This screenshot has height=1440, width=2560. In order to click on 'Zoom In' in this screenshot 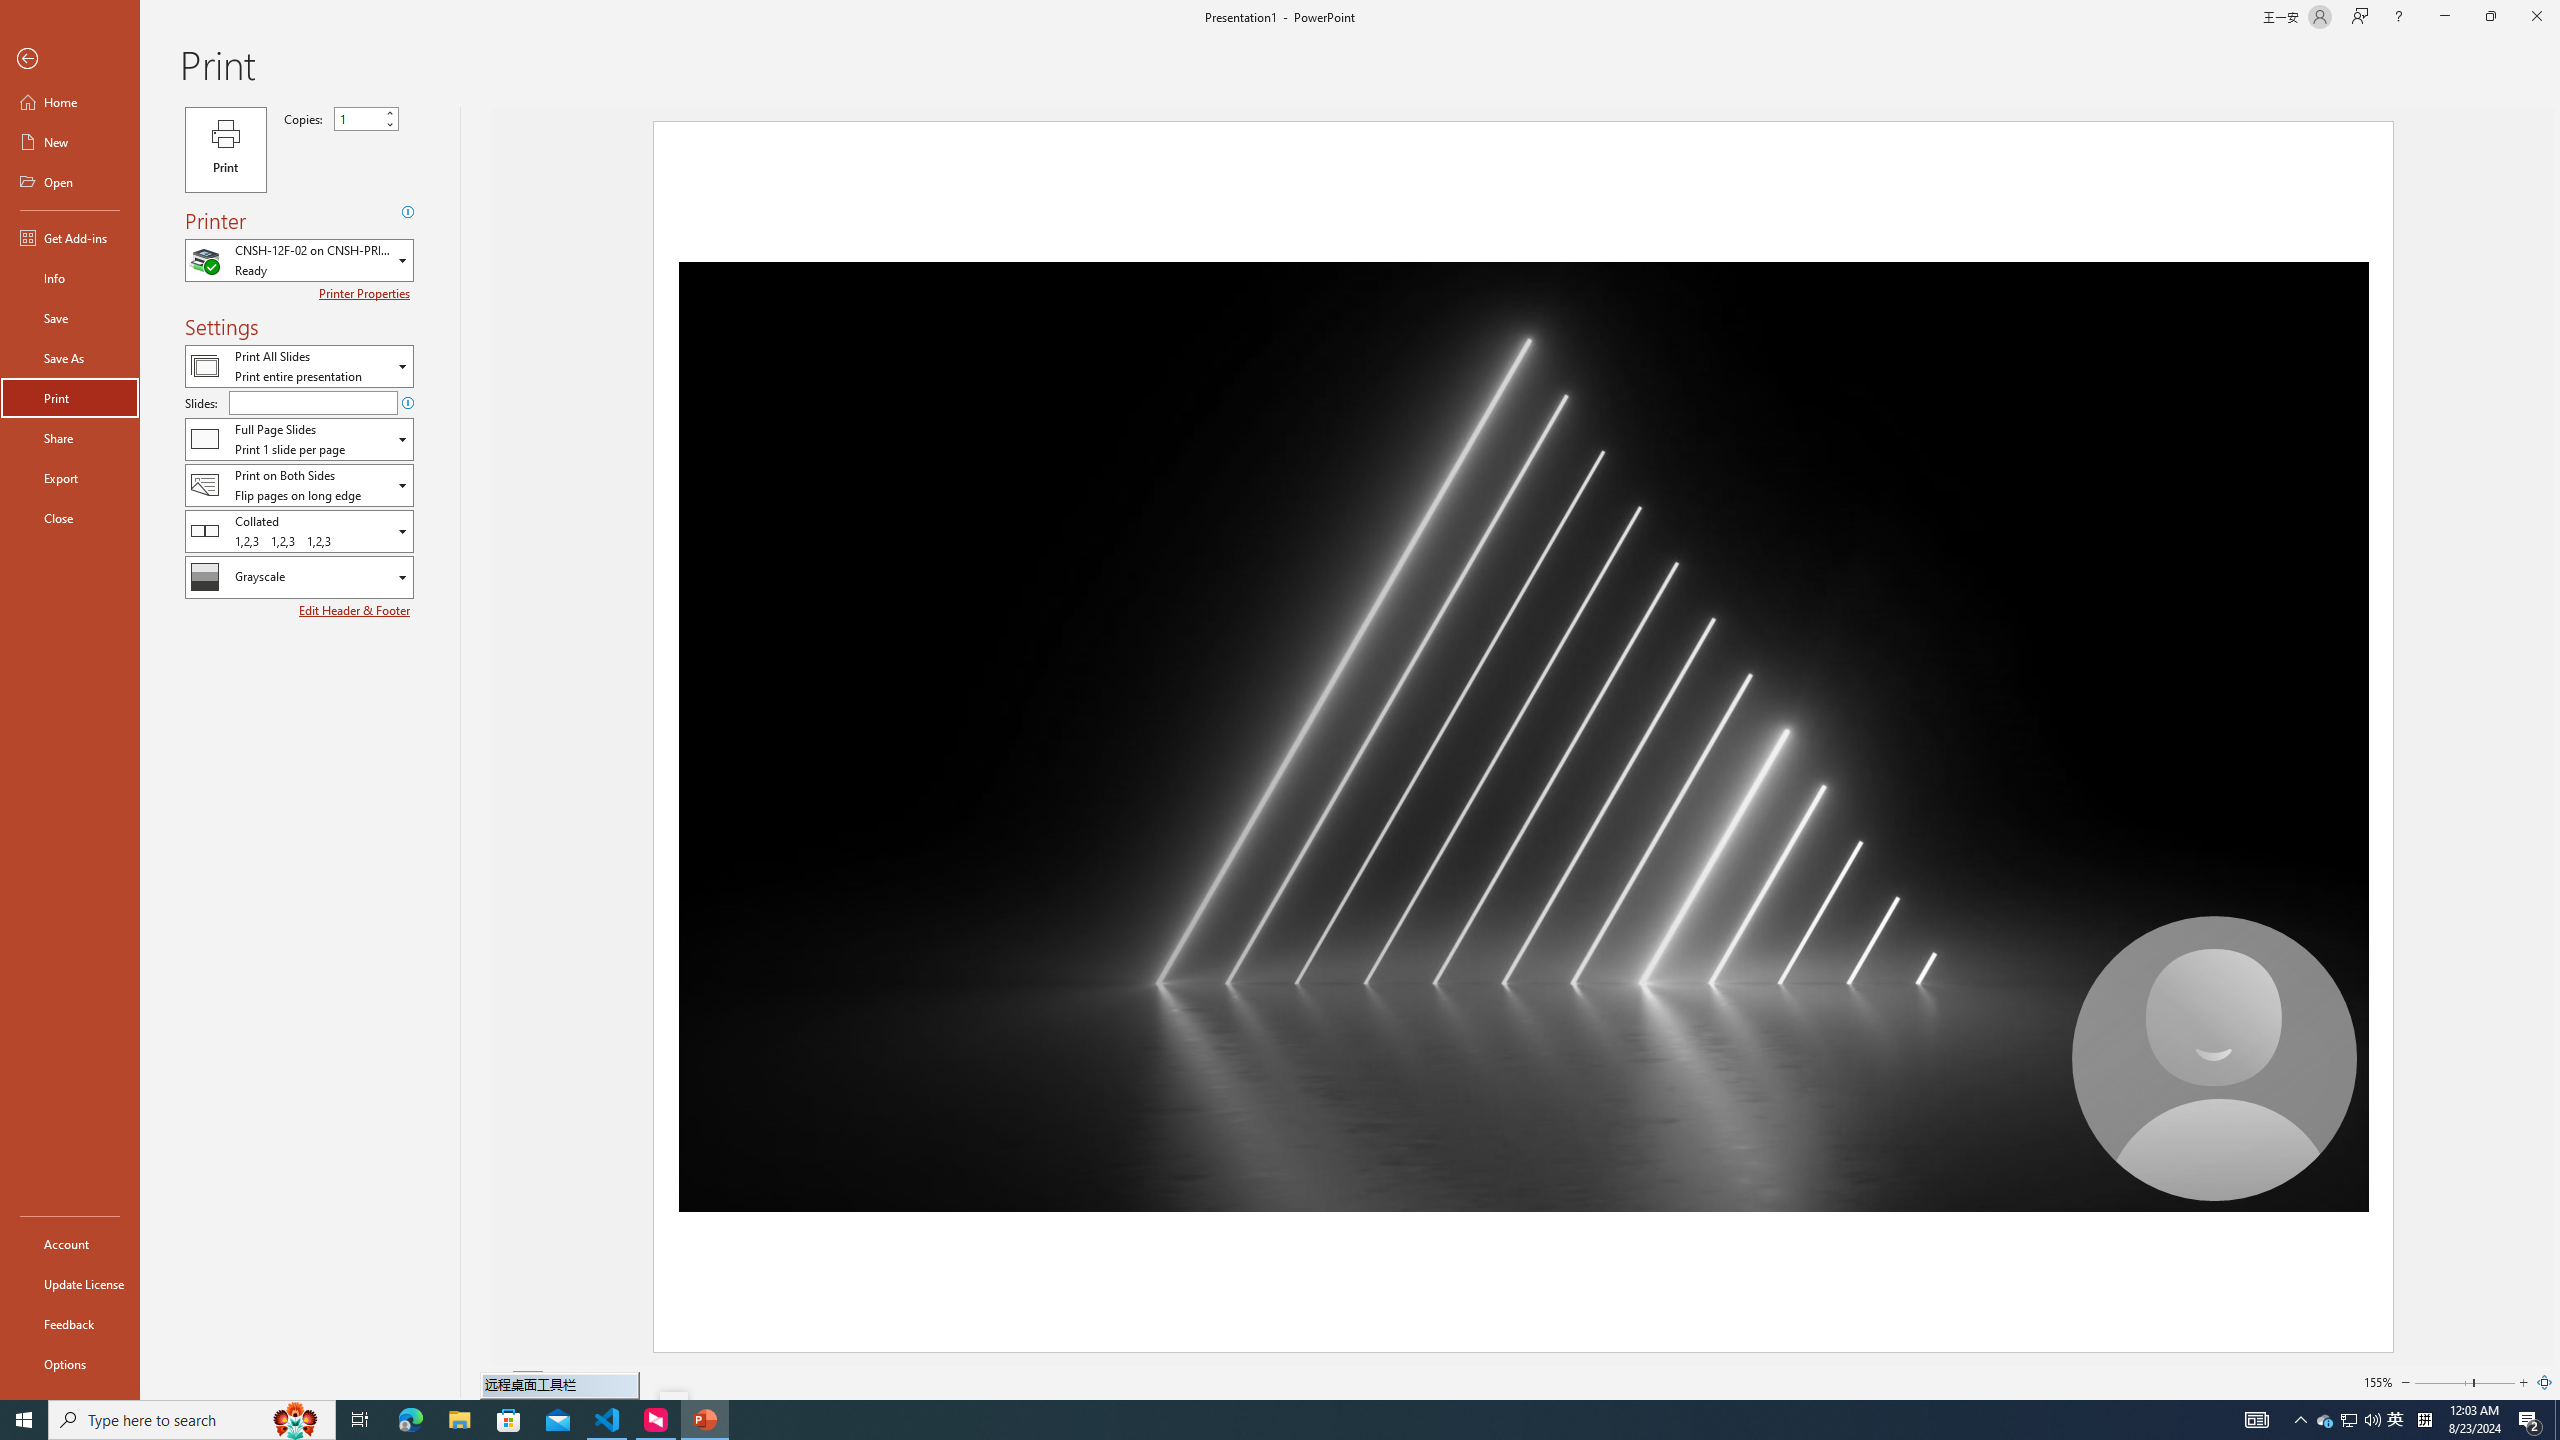, I will do `click(2522, 1382)`.